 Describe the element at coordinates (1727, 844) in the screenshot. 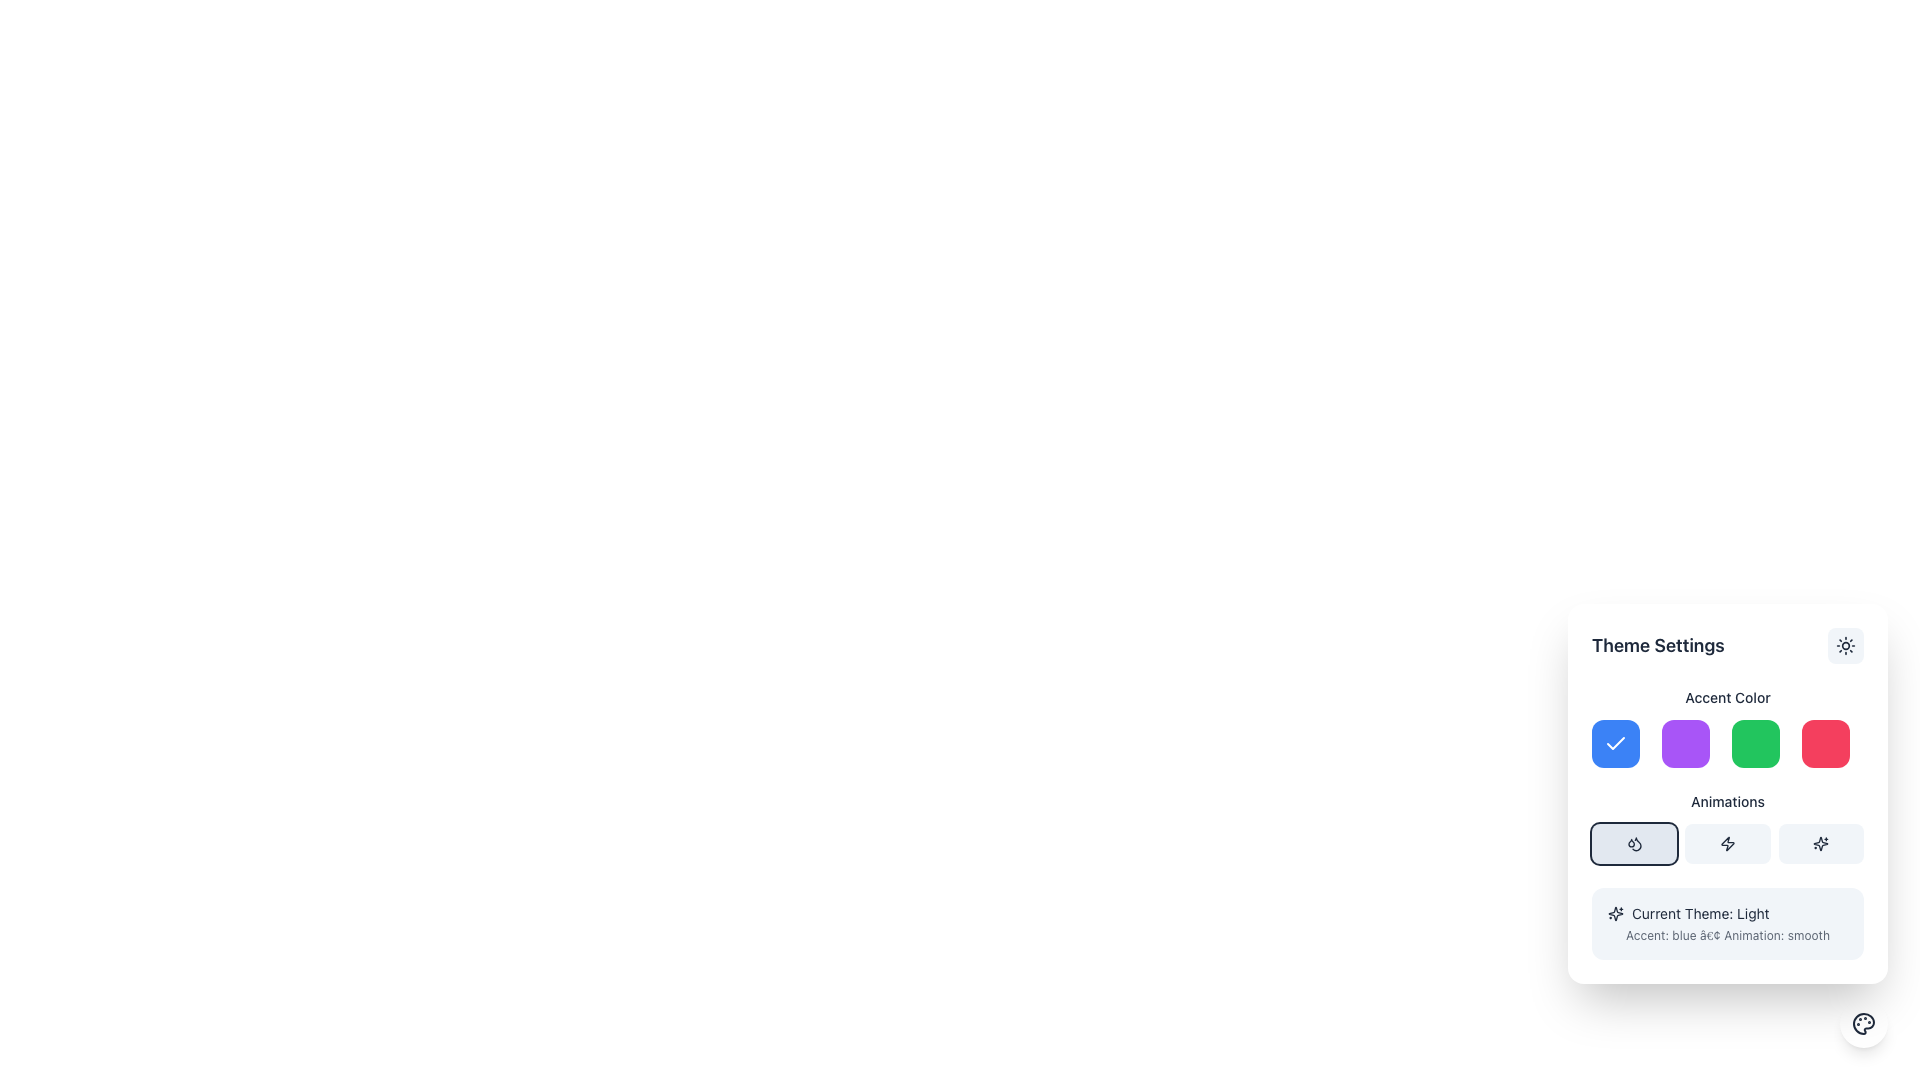

I see `the lightning bolt-shaped icon representing energy or electricity, located` at that location.